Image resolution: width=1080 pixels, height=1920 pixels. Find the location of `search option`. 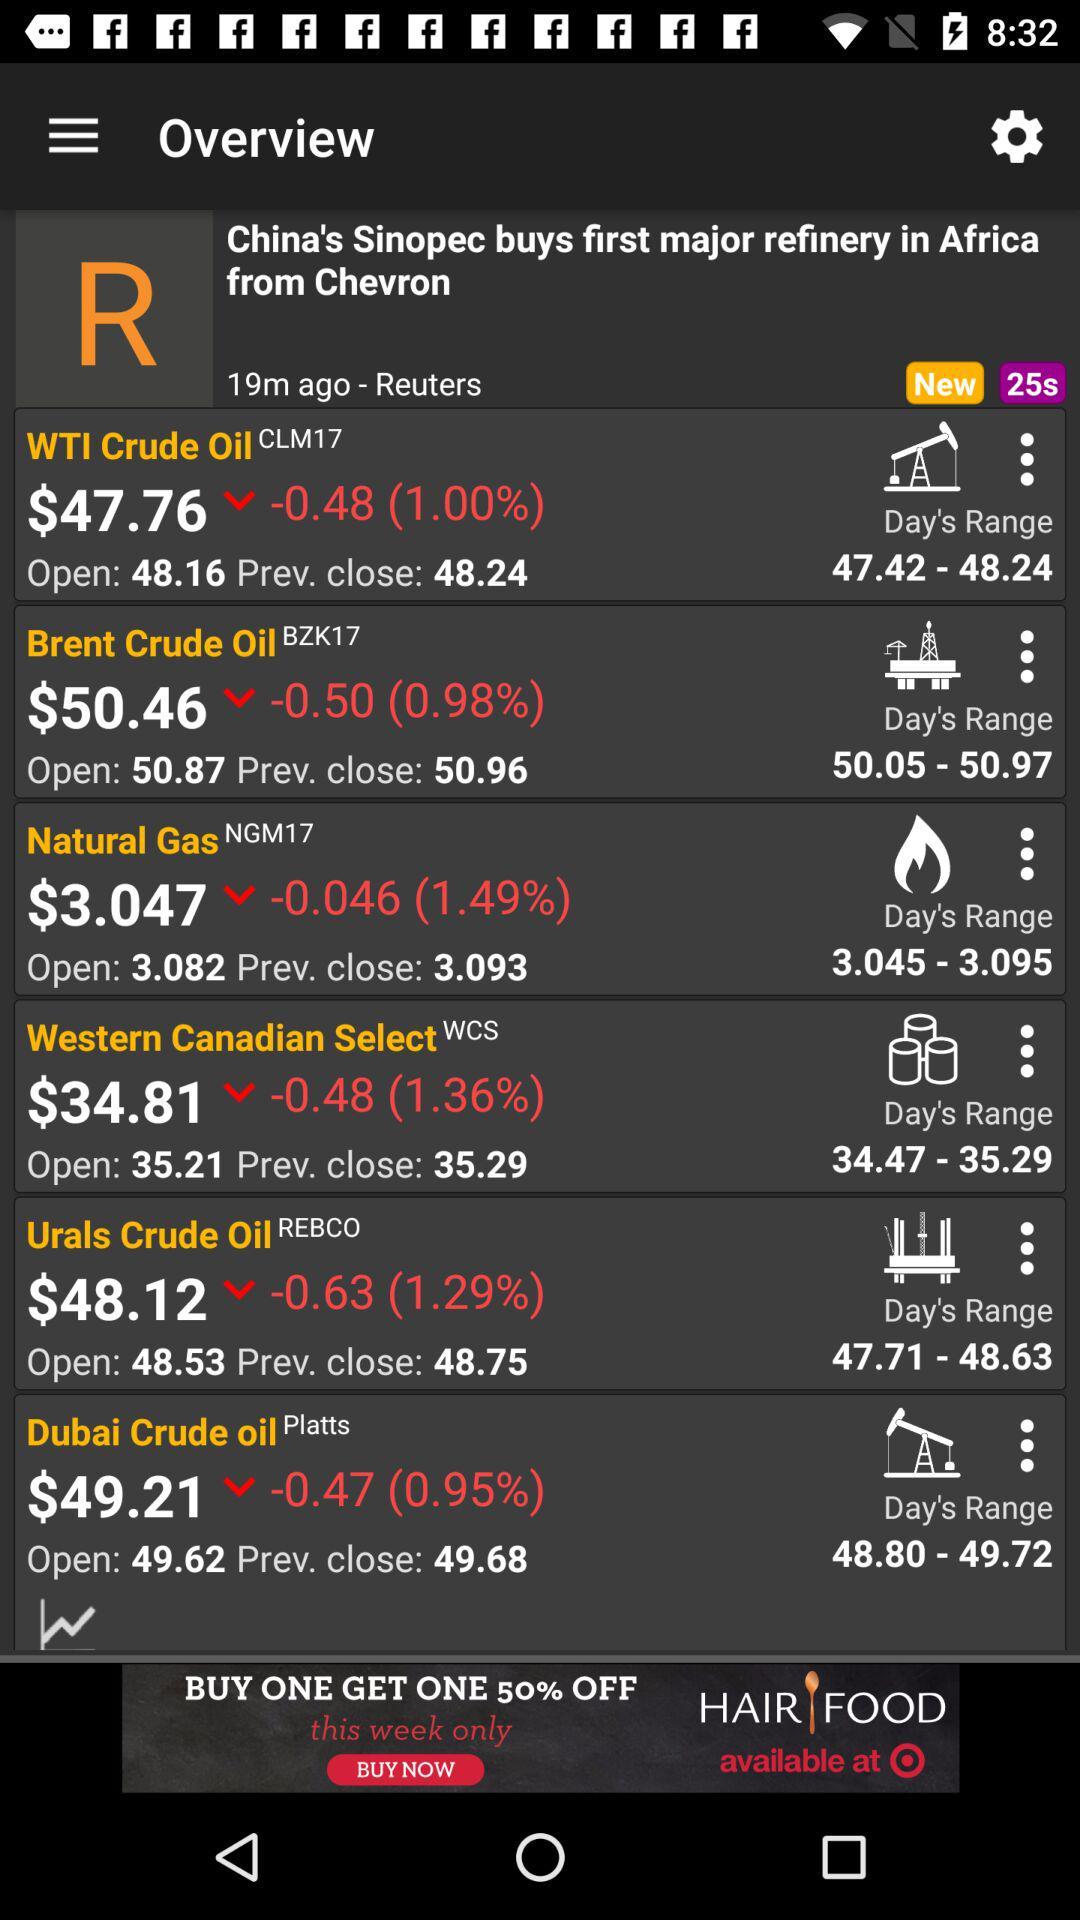

search option is located at coordinates (1027, 853).